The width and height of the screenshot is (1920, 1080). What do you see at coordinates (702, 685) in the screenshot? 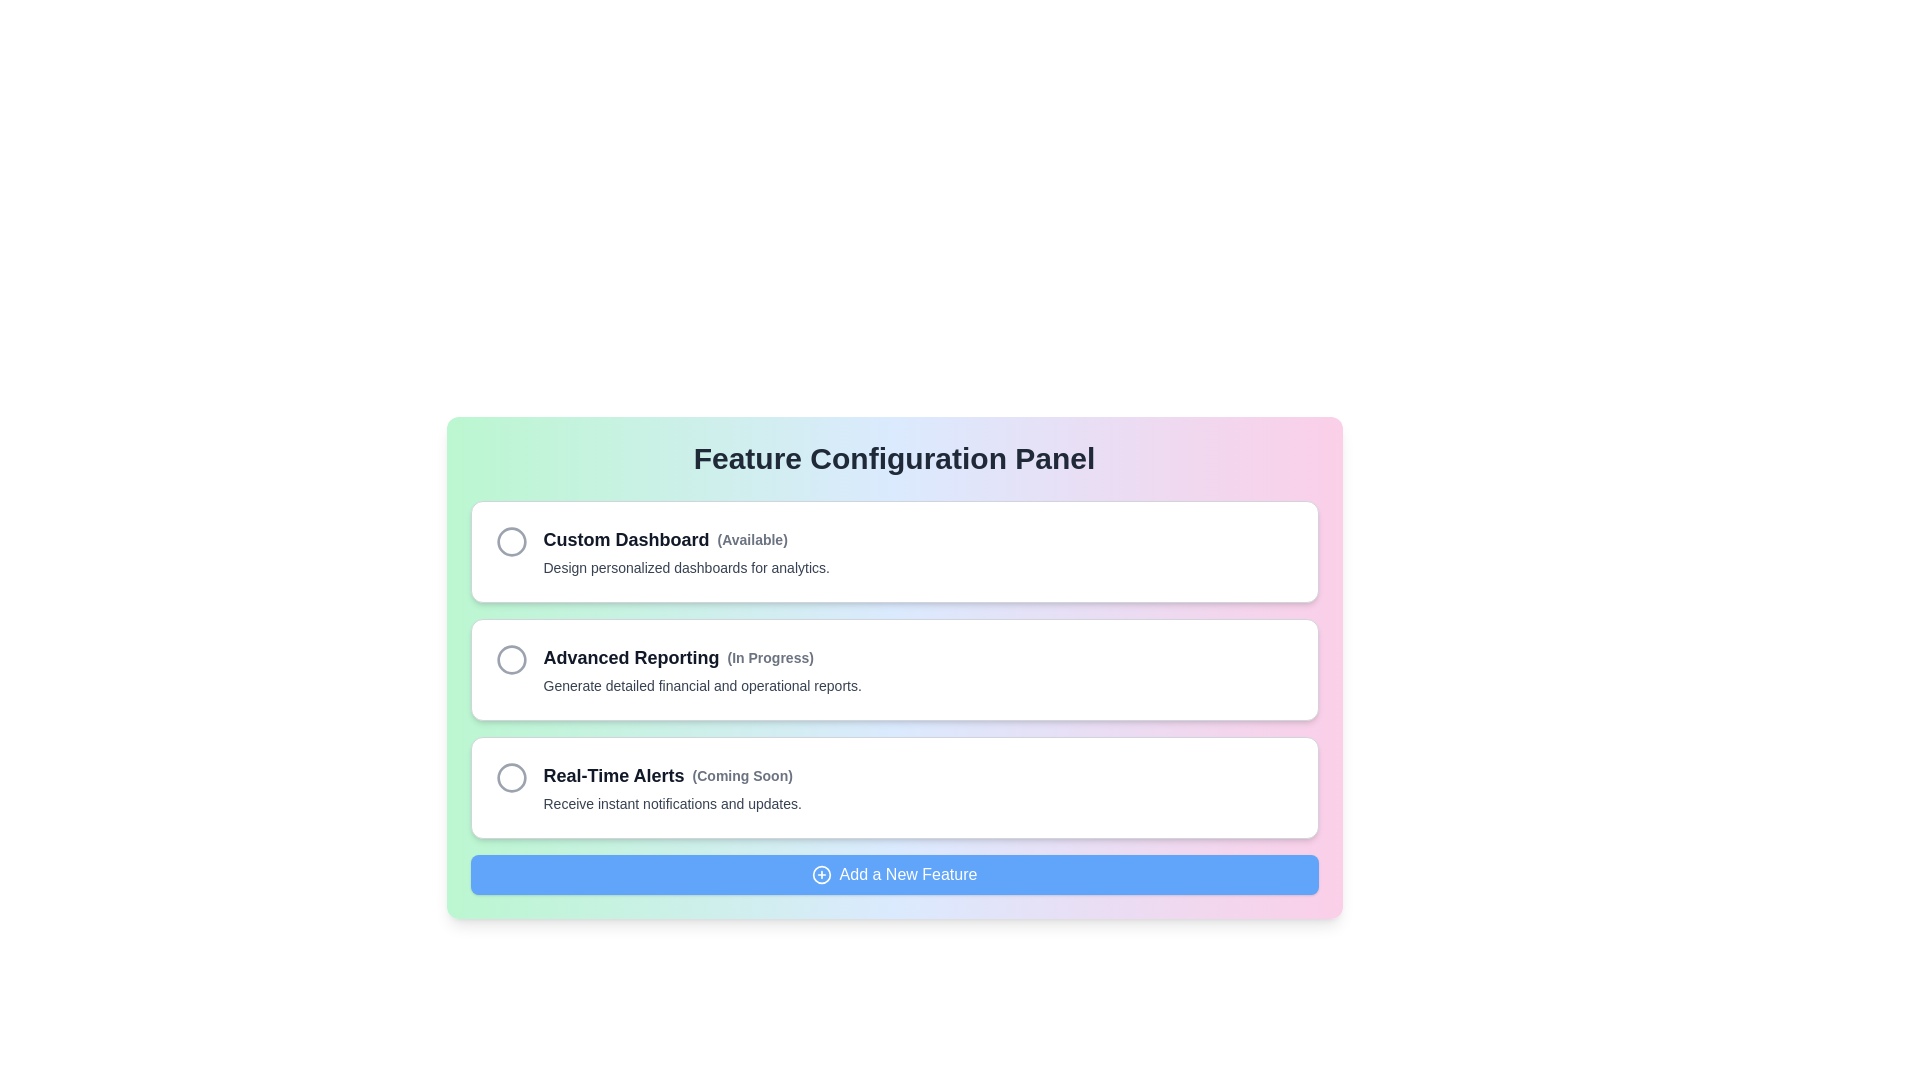
I see `the Text Label that describes the functionality of 'Advanced Reporting', located directly beneath the title 'Advanced Reporting (In Progress)'` at bounding box center [702, 685].